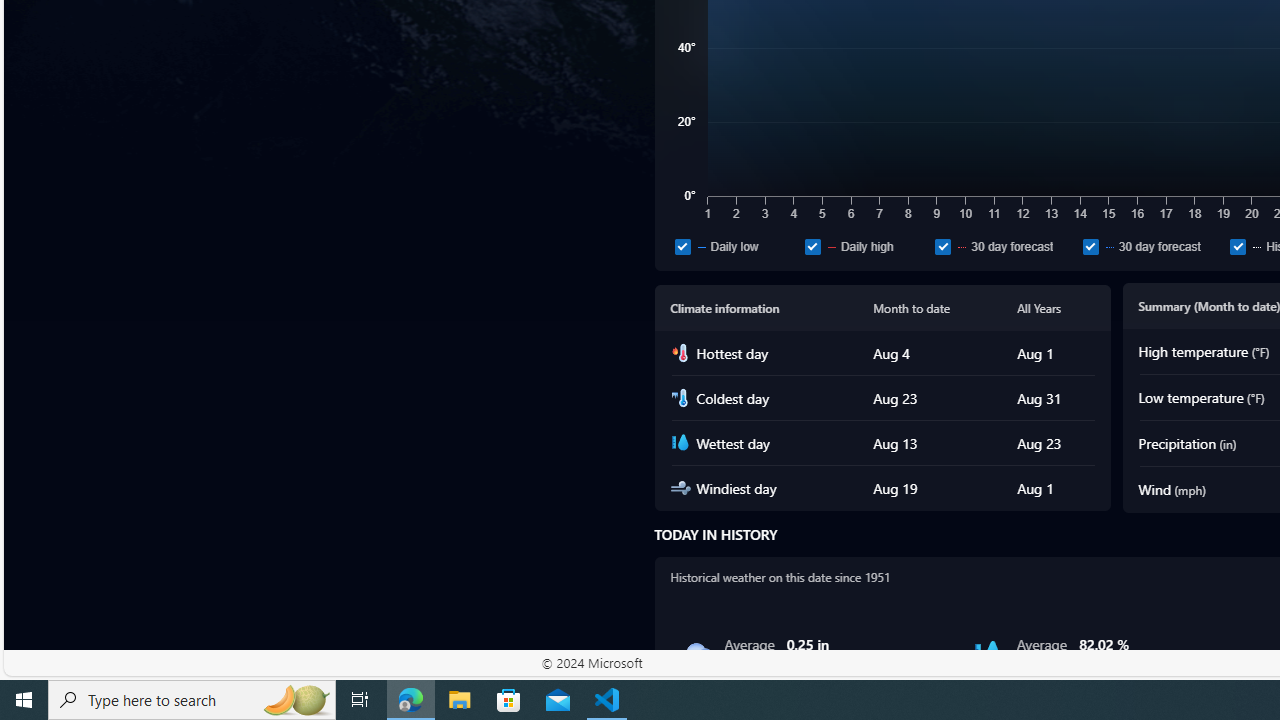  Describe the element at coordinates (735, 245) in the screenshot. I see `'Daily low'` at that location.